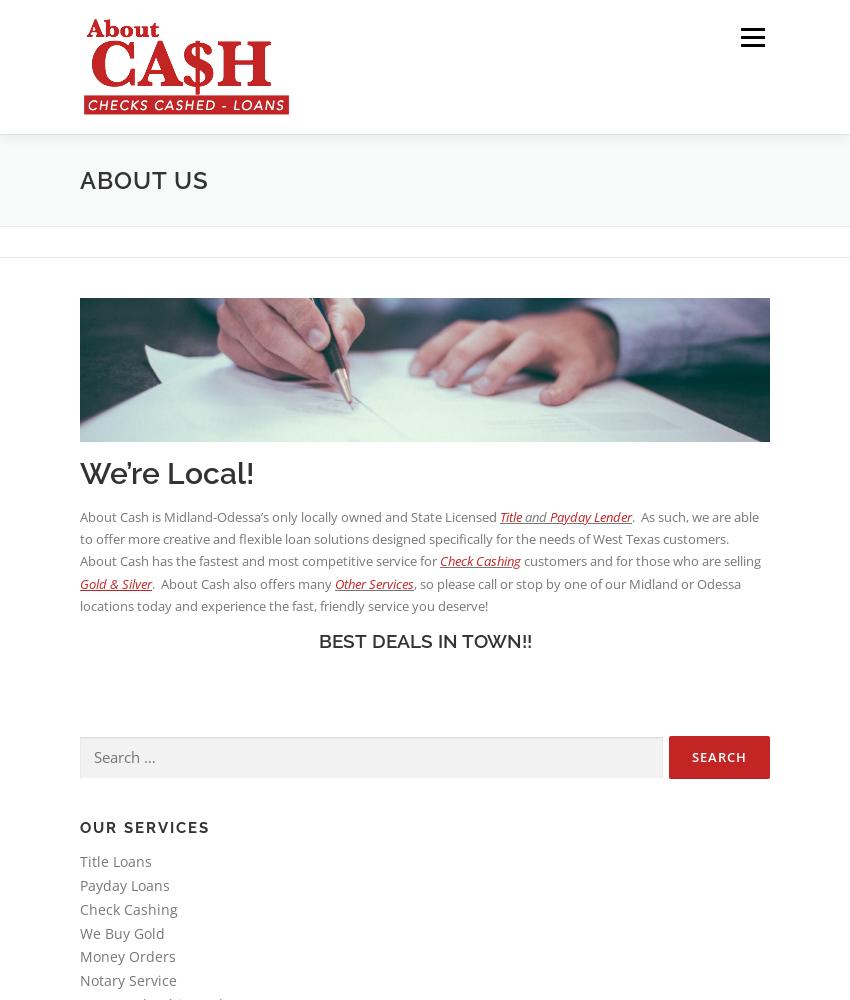 This screenshot has width=850, height=1000. What do you see at coordinates (79, 180) in the screenshot?
I see `'About Us'` at bounding box center [79, 180].